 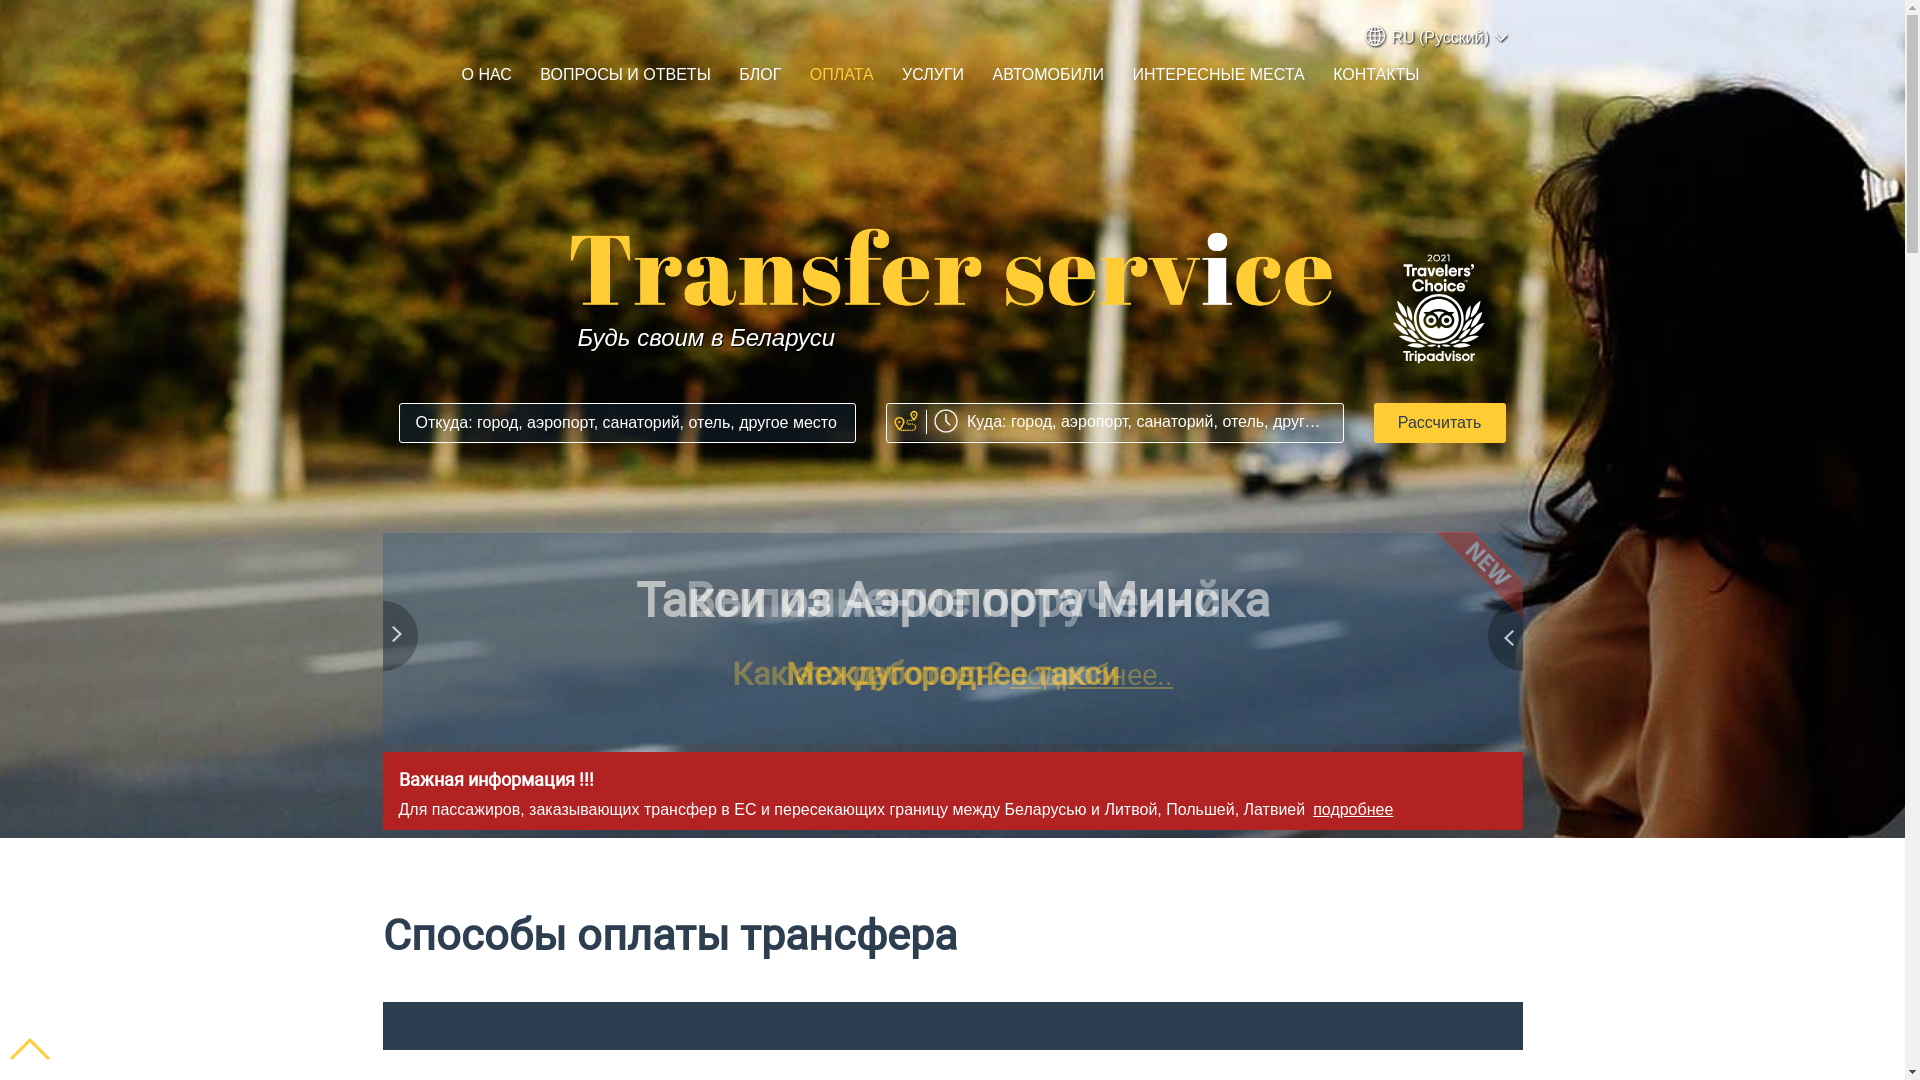 I want to click on 'Next', so click(x=1482, y=640).